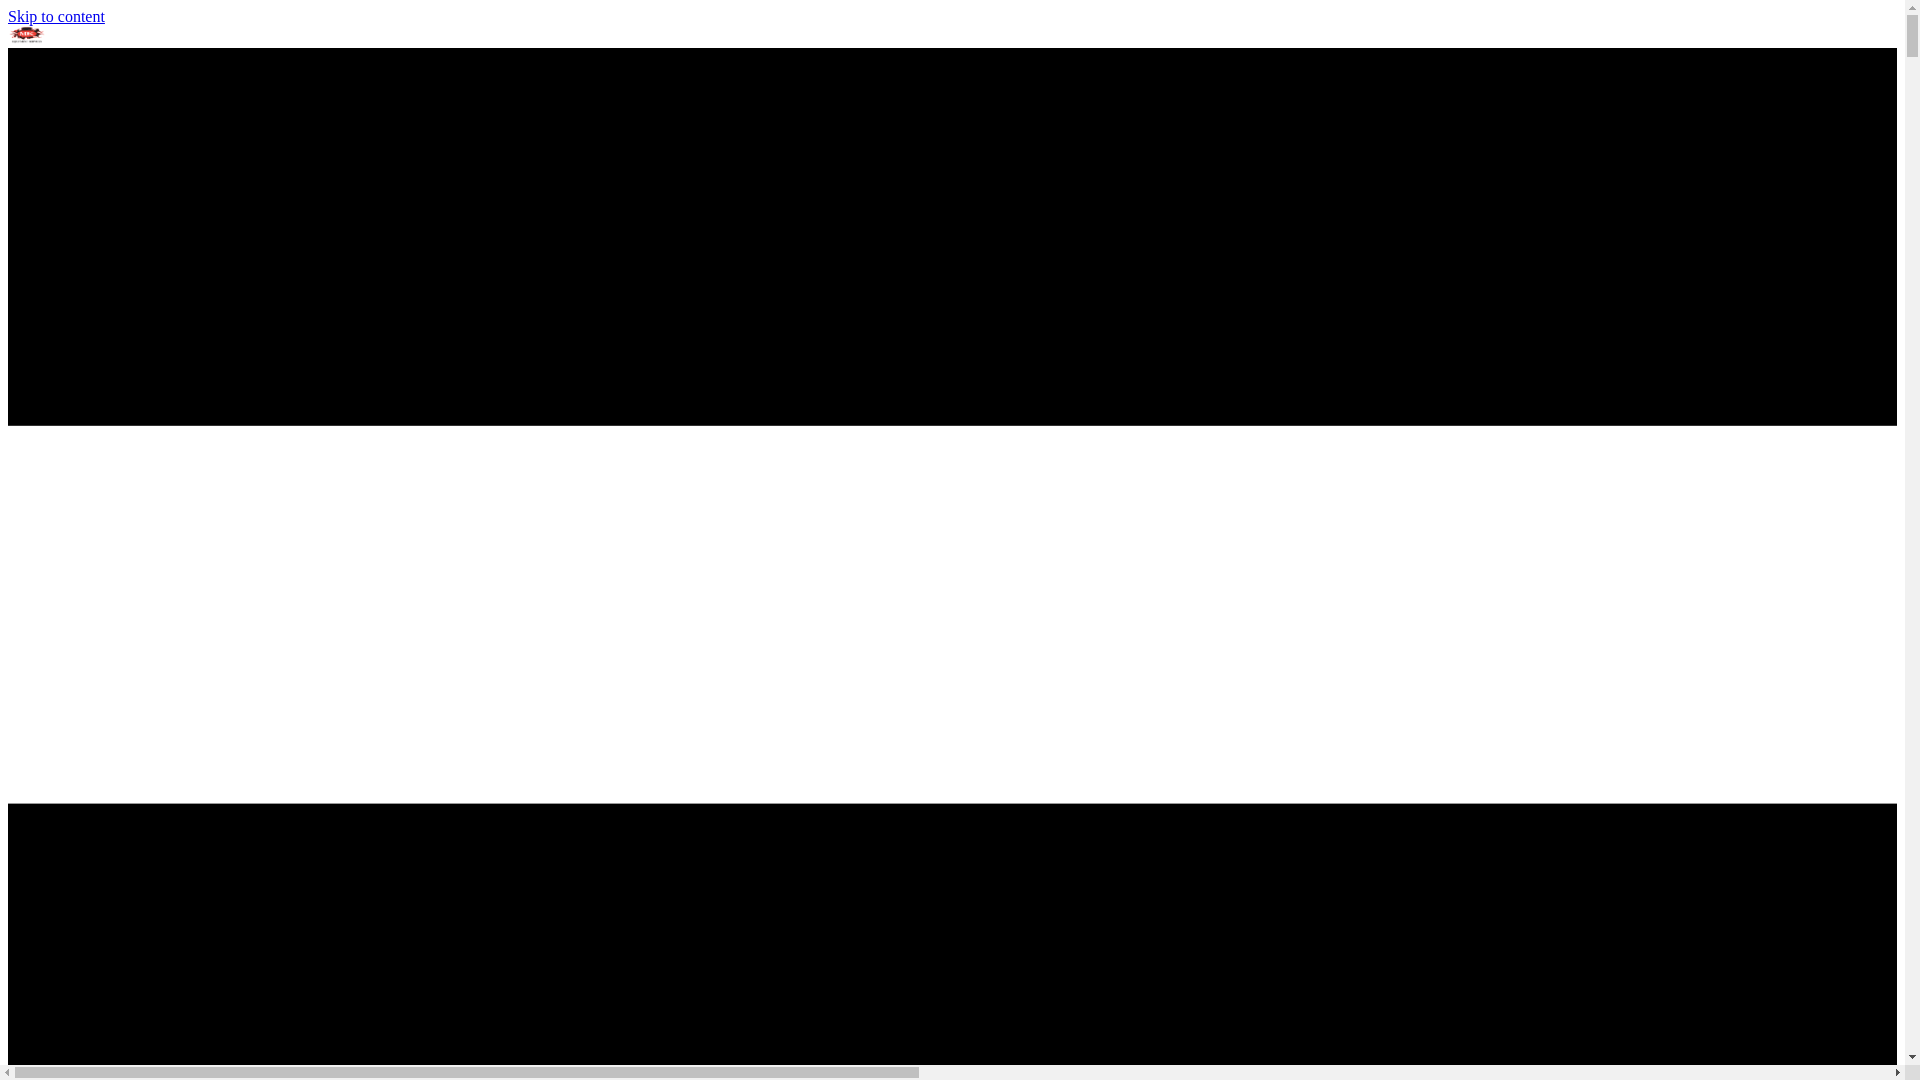 This screenshot has width=1920, height=1080. What do you see at coordinates (8, 16) in the screenshot?
I see `'Skip to content'` at bounding box center [8, 16].